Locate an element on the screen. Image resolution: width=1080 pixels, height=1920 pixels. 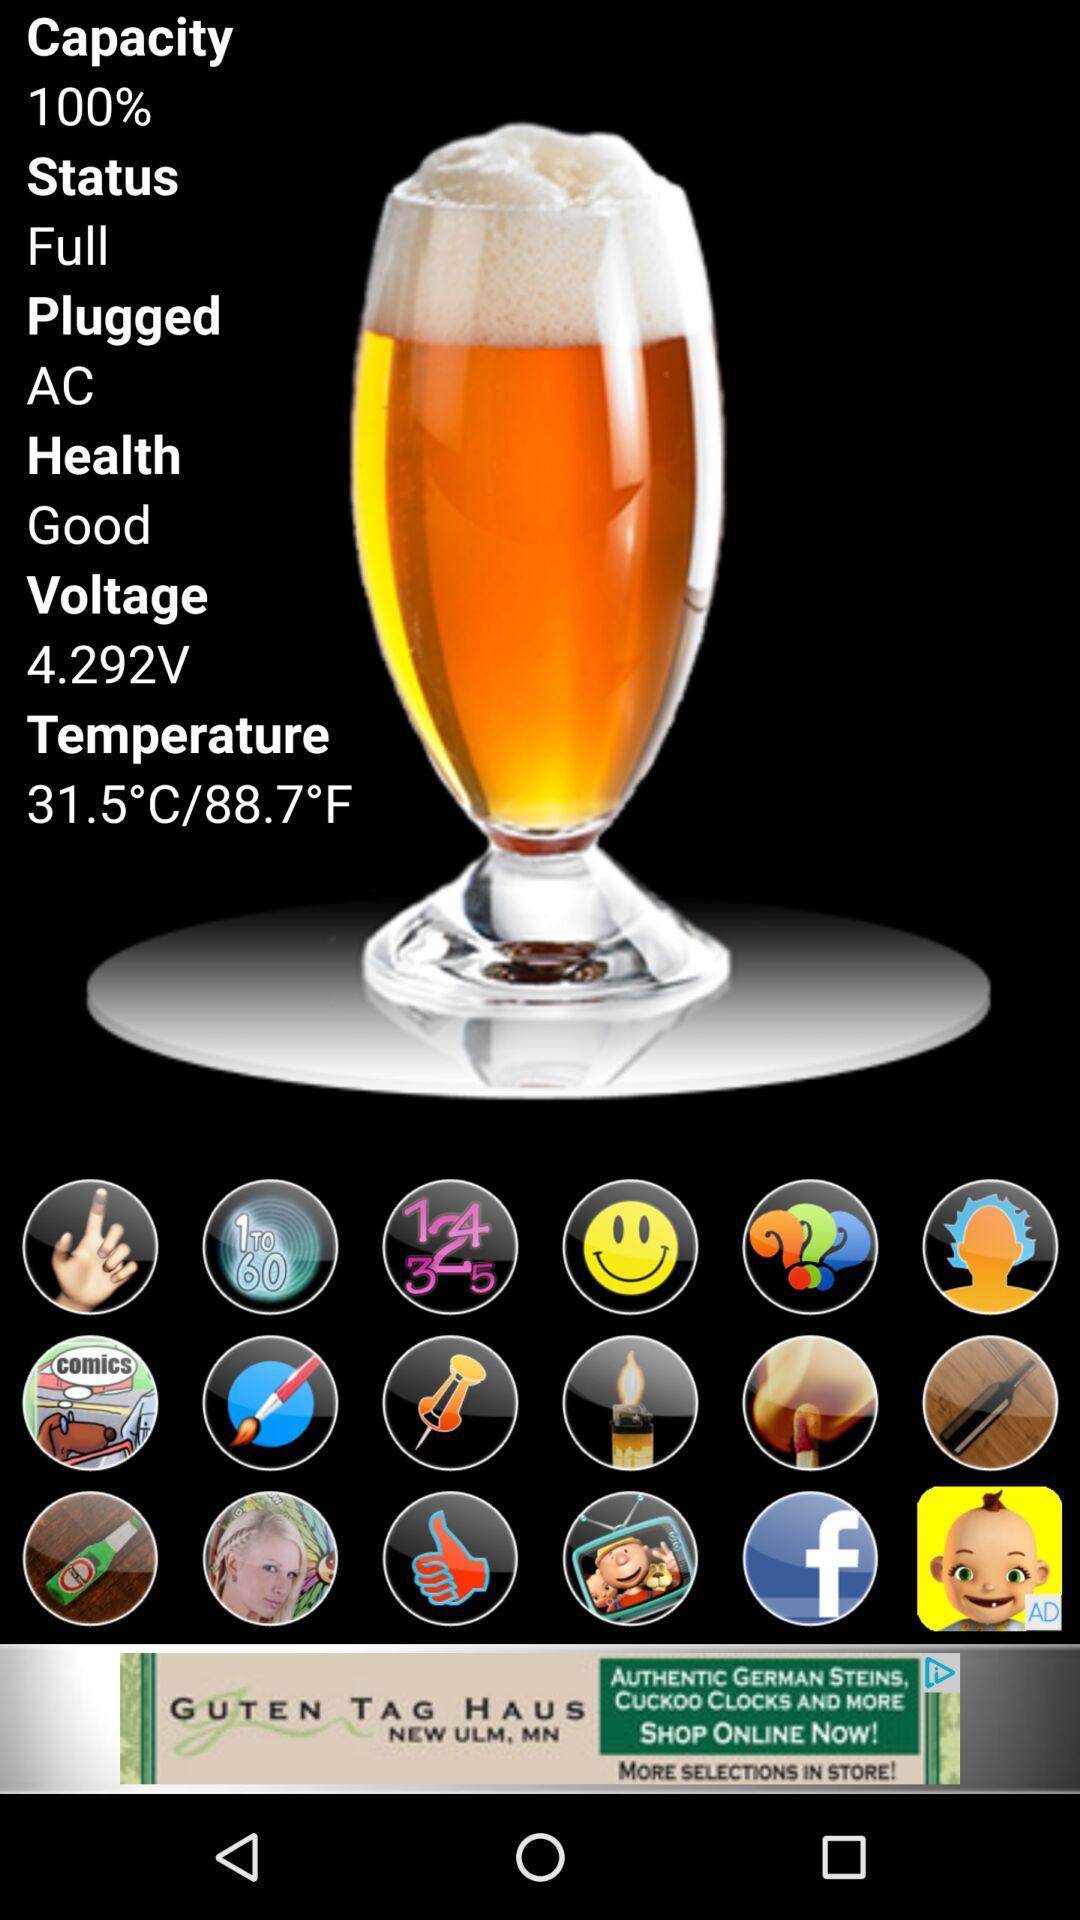
like option is located at coordinates (450, 1557).